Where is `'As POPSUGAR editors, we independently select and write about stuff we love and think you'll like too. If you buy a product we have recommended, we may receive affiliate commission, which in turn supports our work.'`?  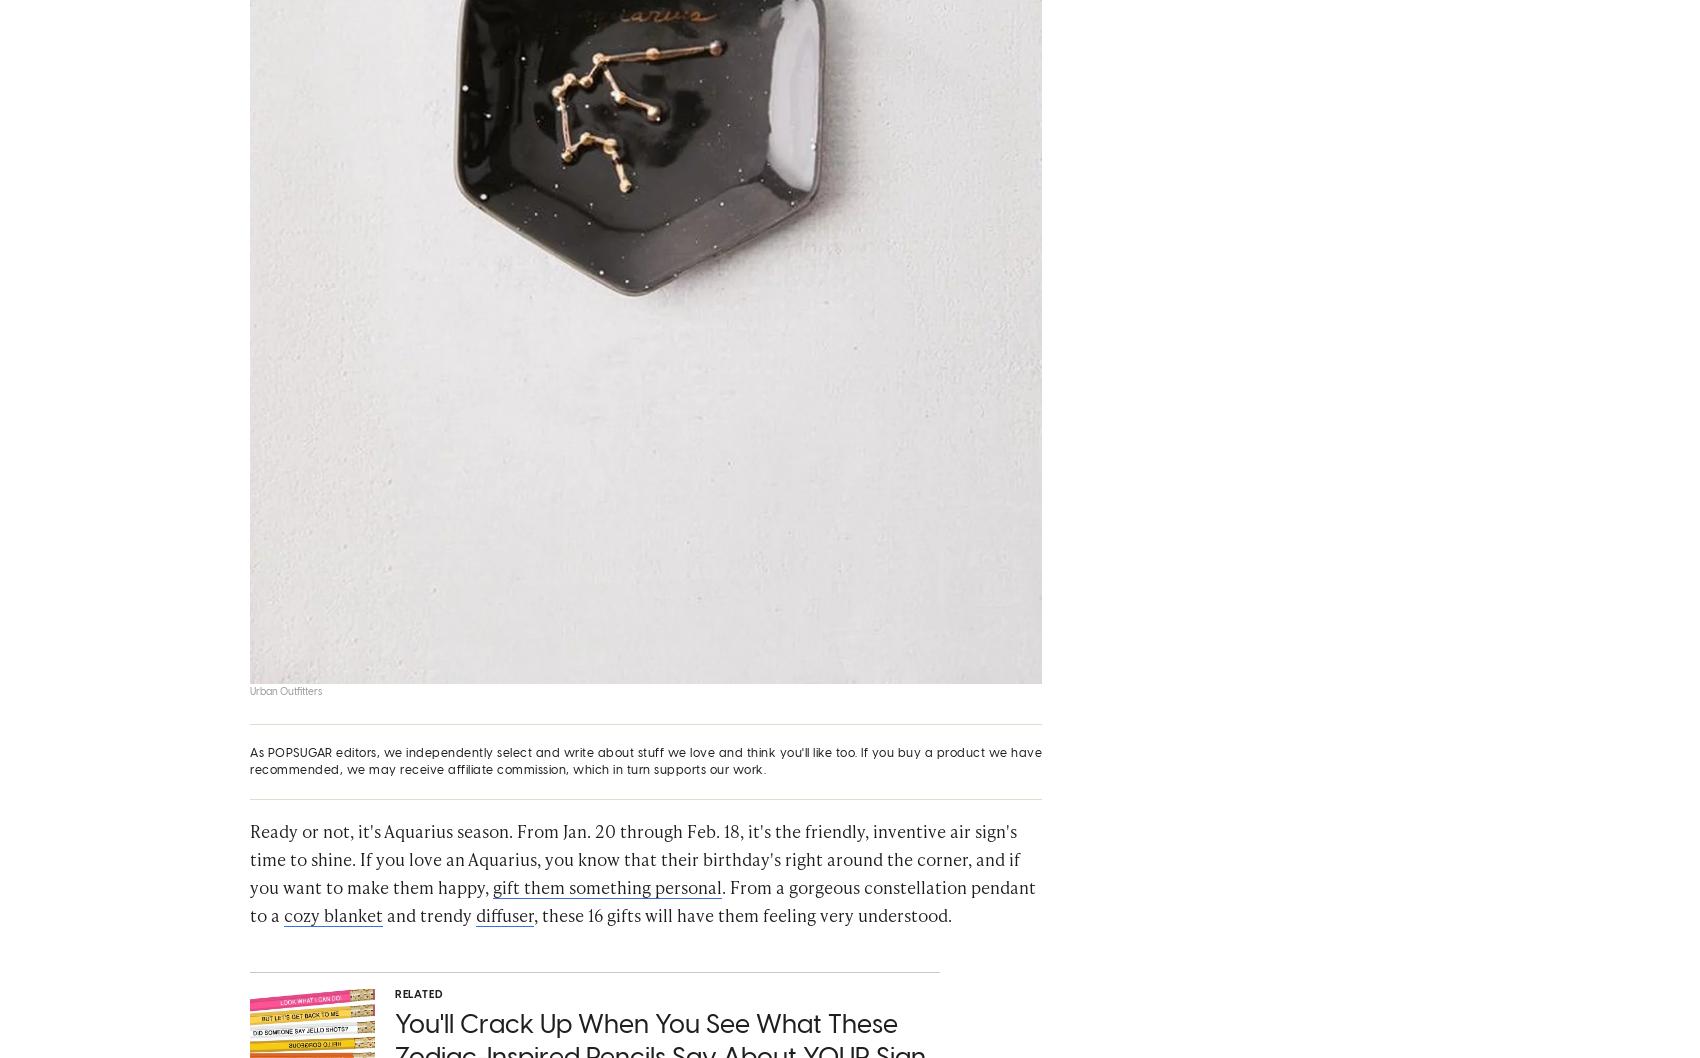 'As POPSUGAR editors, we independently select and write about stuff we love and think you'll like too. If you buy a product we have recommended, we may receive affiliate commission, which in turn supports our work.' is located at coordinates (250, 767).